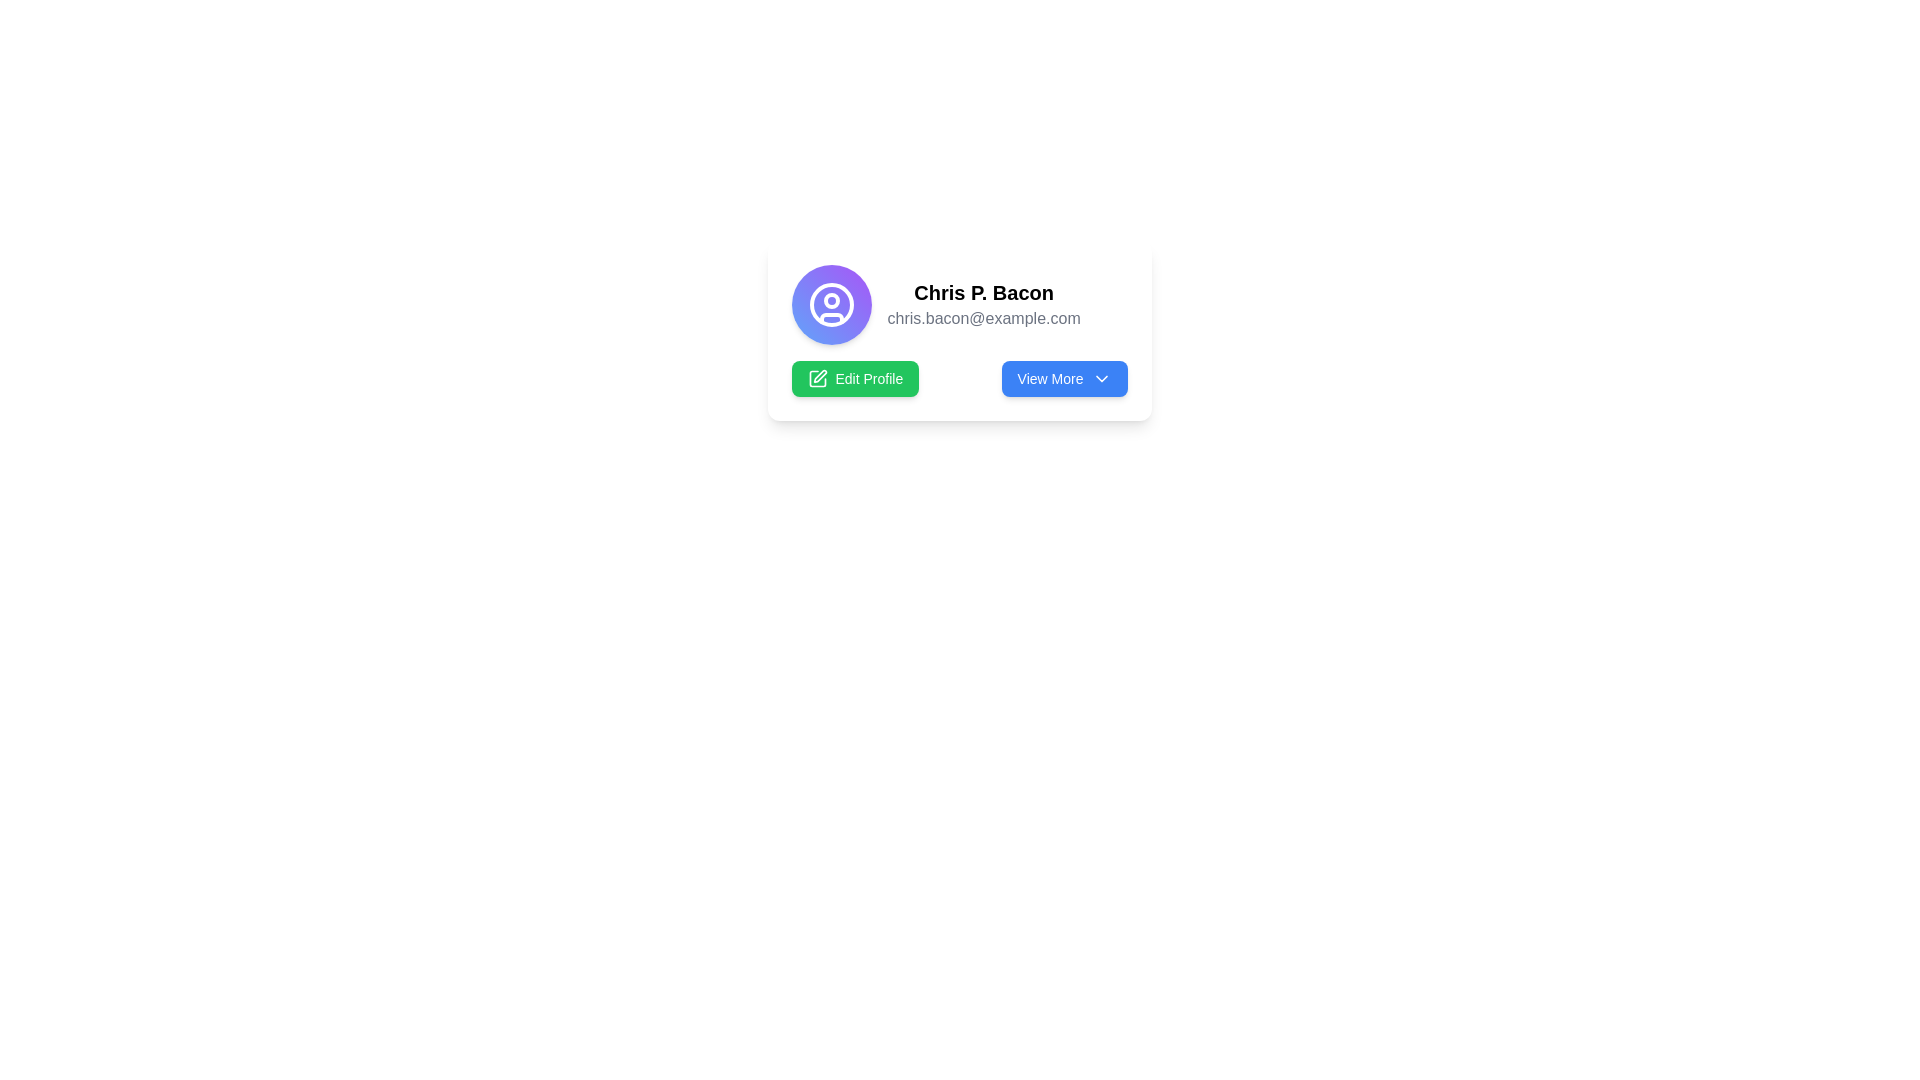  What do you see at coordinates (1100, 378) in the screenshot?
I see `the chevron-down icon located to the right of the 'View More' button, which serves as a dropdown trigger for expanding sections` at bounding box center [1100, 378].